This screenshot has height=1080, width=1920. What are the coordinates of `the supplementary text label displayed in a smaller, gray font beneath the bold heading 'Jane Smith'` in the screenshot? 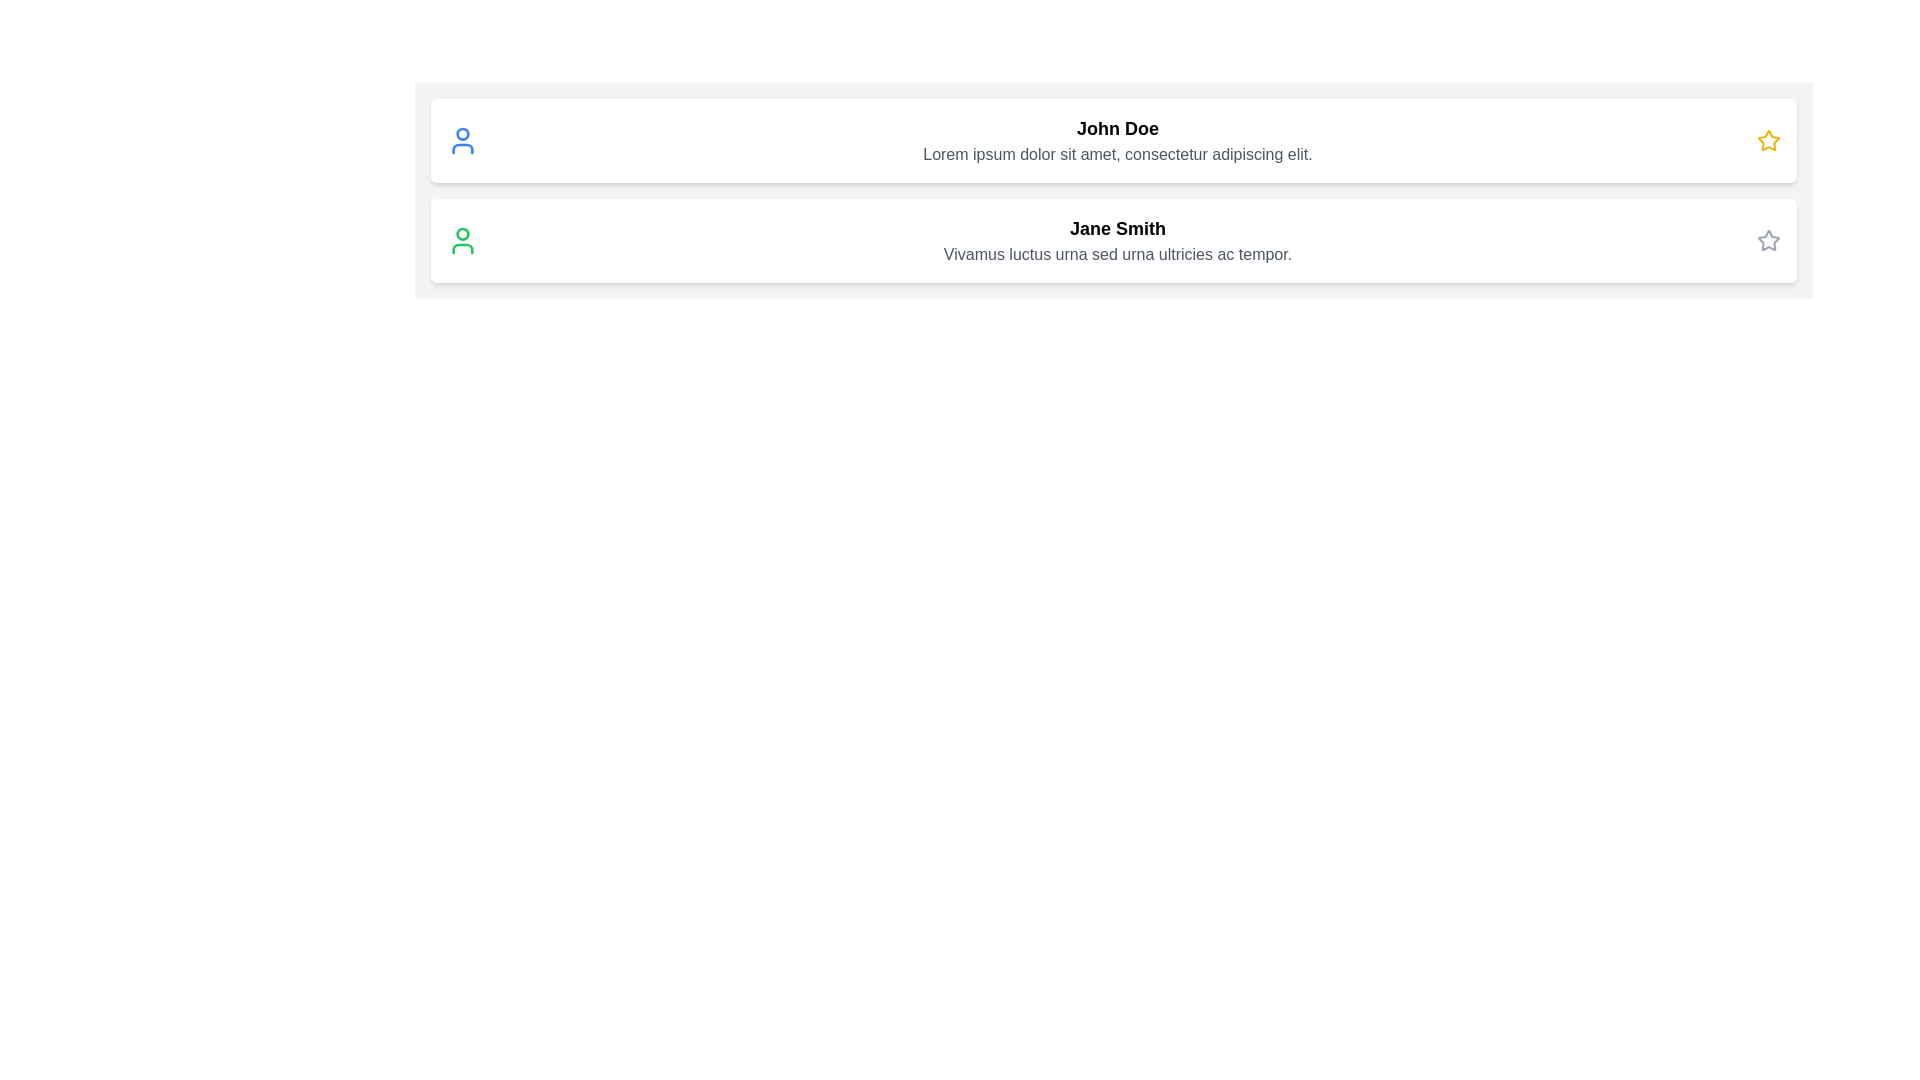 It's located at (1117, 253).